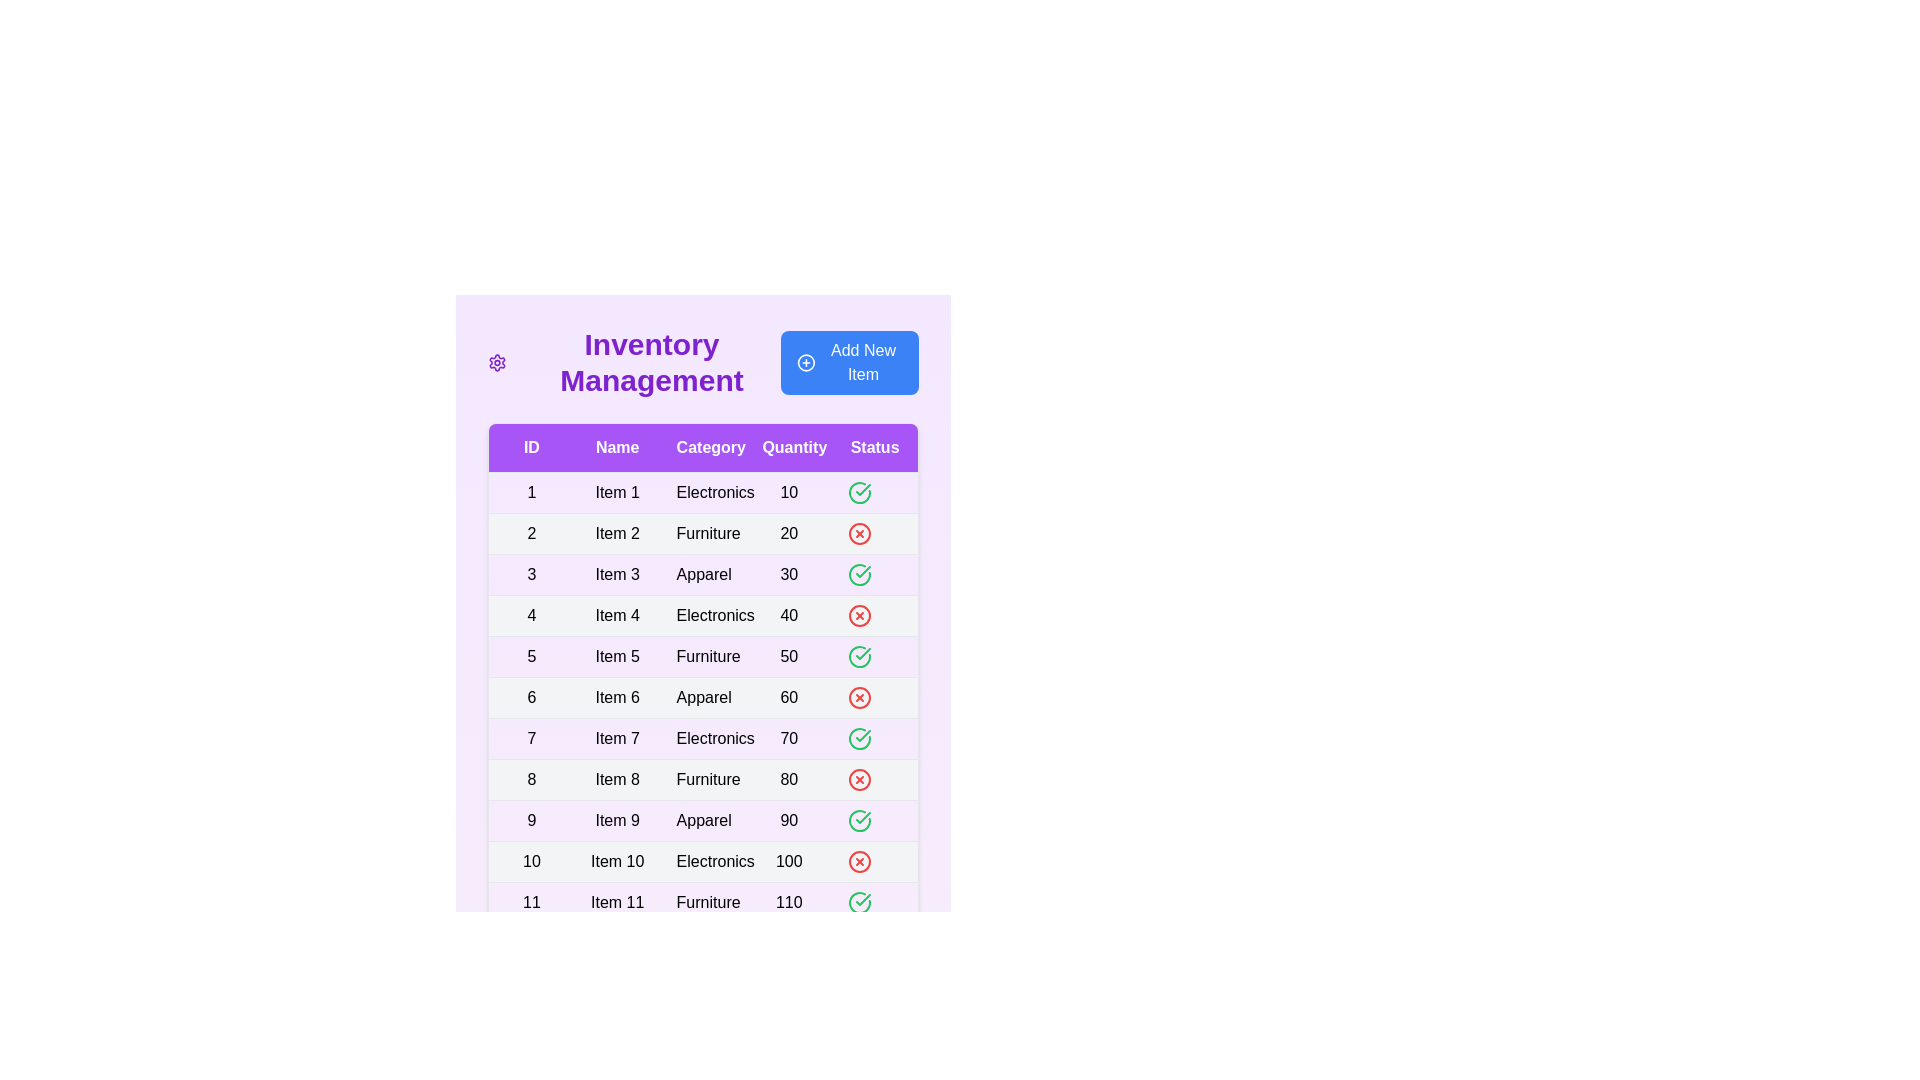  I want to click on the table row corresponding to 1, so click(703, 493).